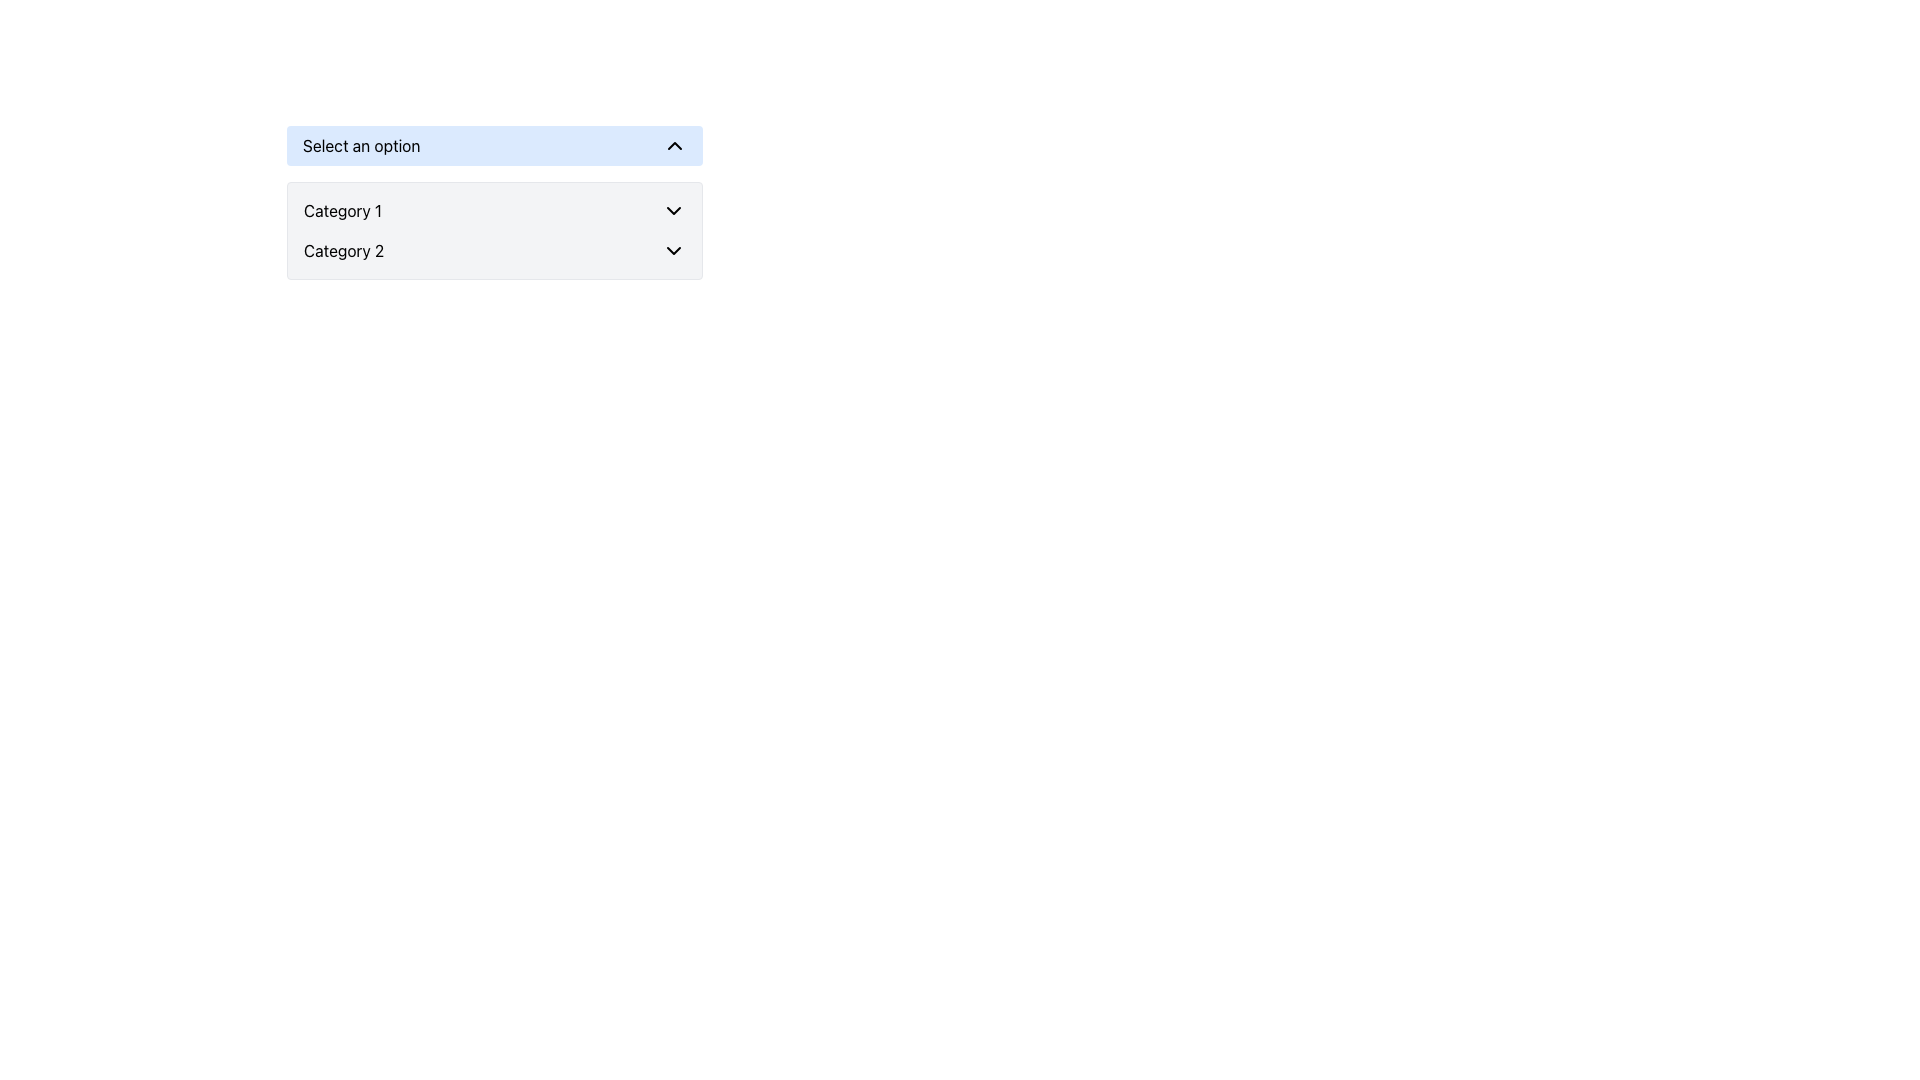  What do you see at coordinates (494, 211) in the screenshot?
I see `the first dropdown option labeled 'Category 1'` at bounding box center [494, 211].